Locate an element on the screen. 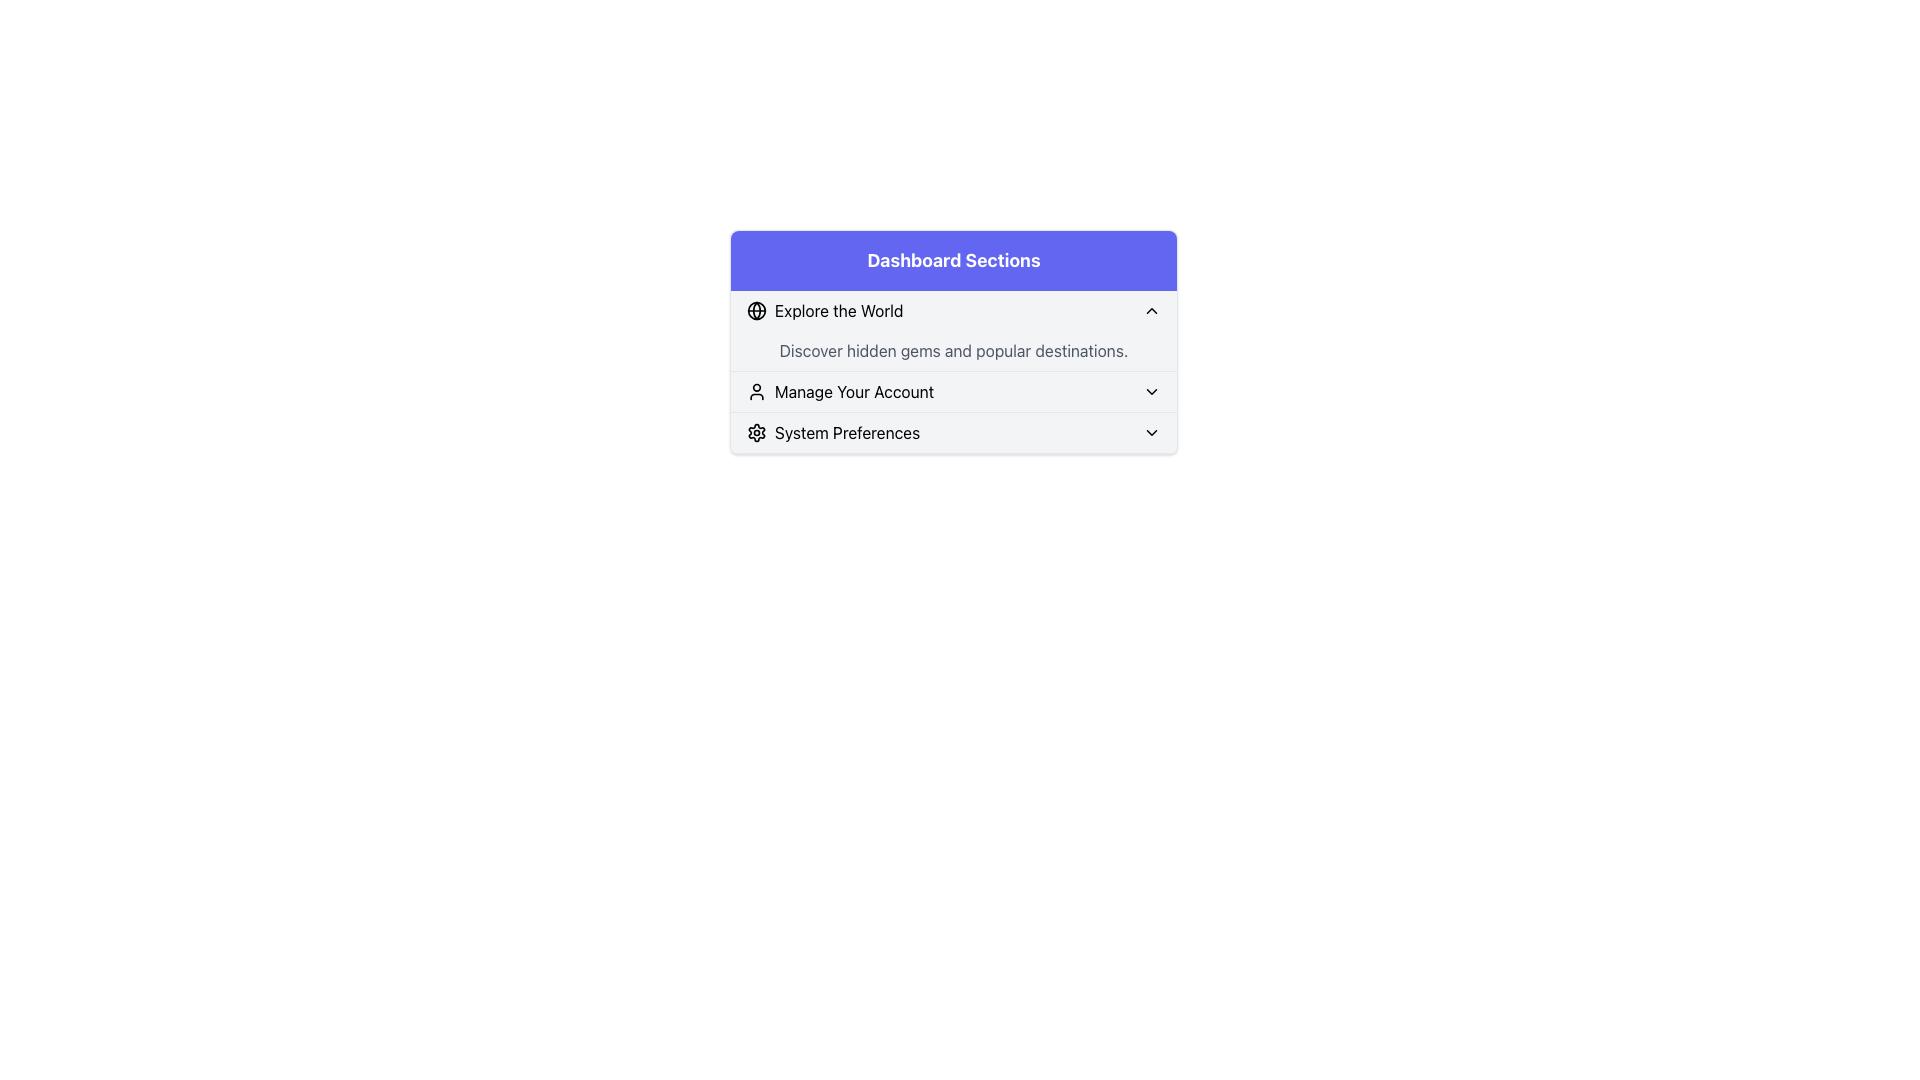 Image resolution: width=1920 pixels, height=1080 pixels. middle icon of the globe representing the 'Explore the World' section in the menu by clicking on it is located at coordinates (756, 311).